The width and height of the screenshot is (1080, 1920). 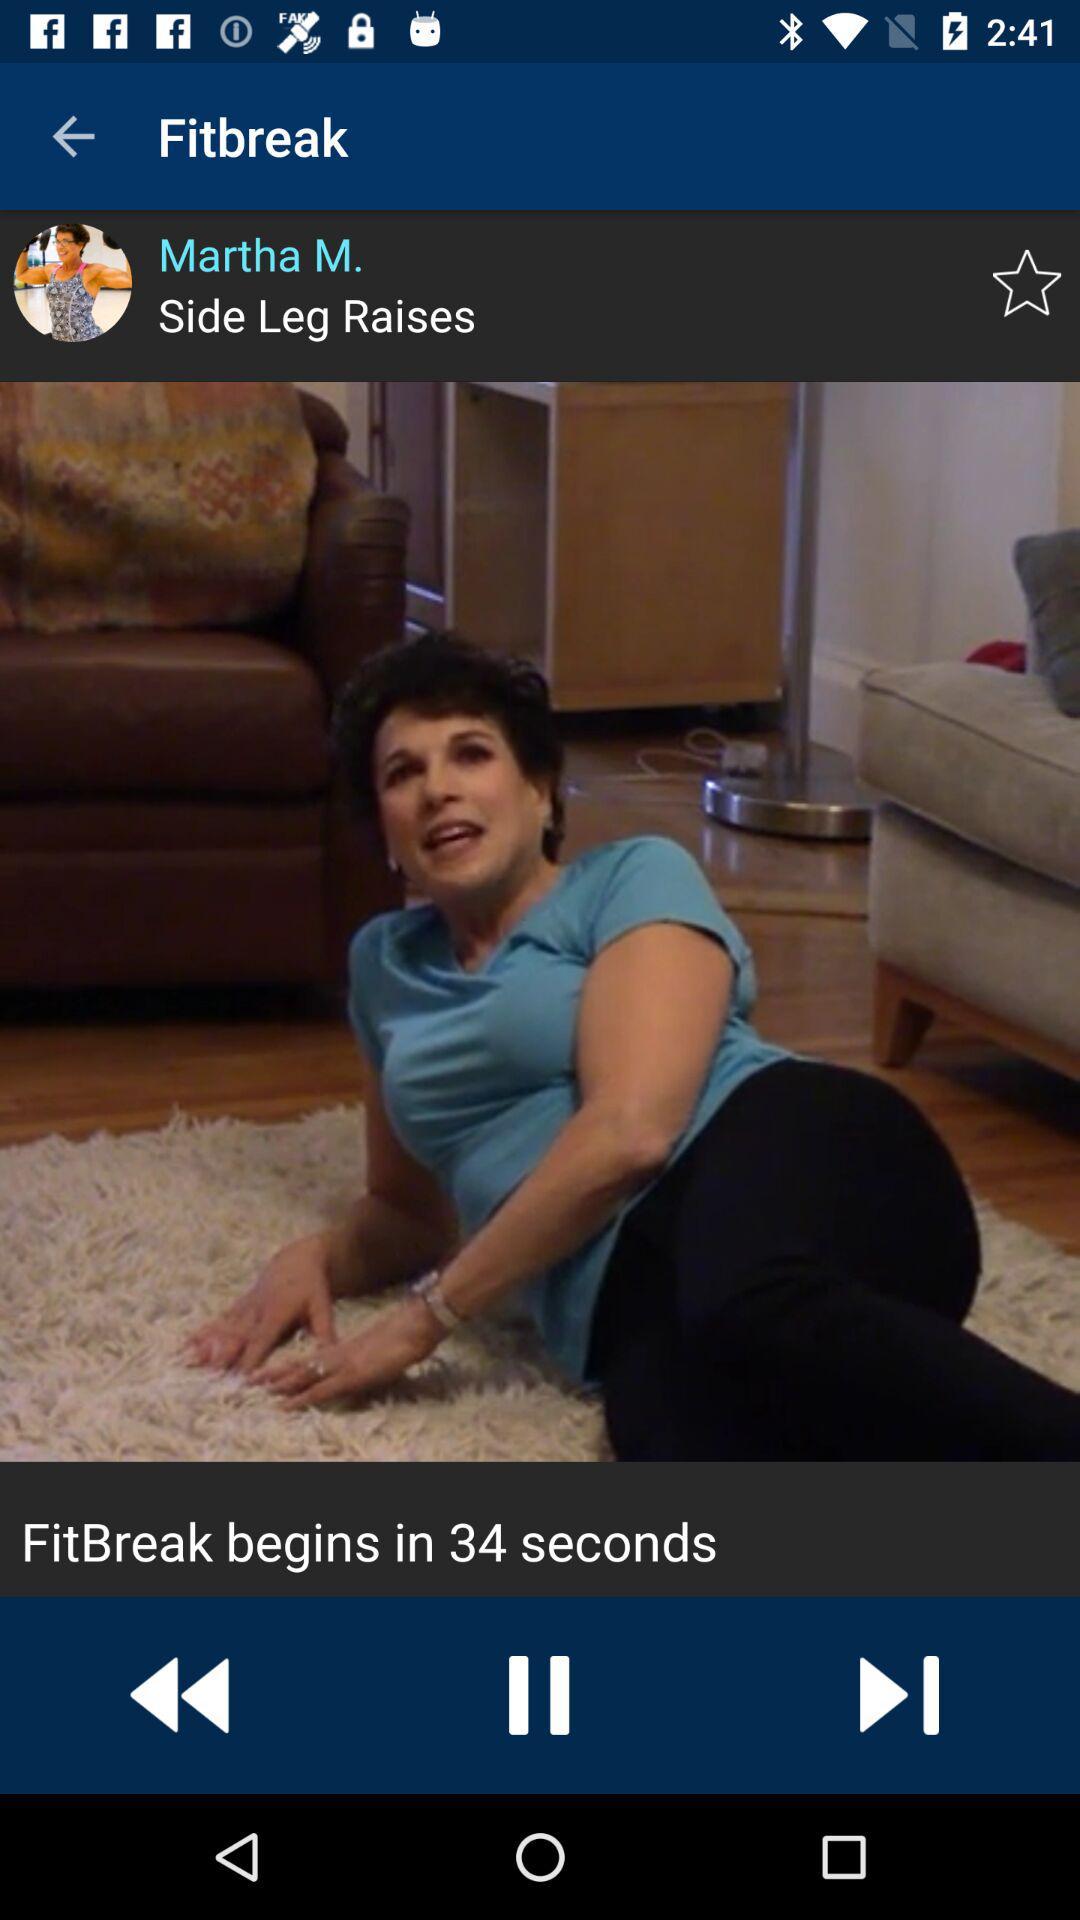 What do you see at coordinates (72, 135) in the screenshot?
I see `the icon to the left of the fitbreak item` at bounding box center [72, 135].